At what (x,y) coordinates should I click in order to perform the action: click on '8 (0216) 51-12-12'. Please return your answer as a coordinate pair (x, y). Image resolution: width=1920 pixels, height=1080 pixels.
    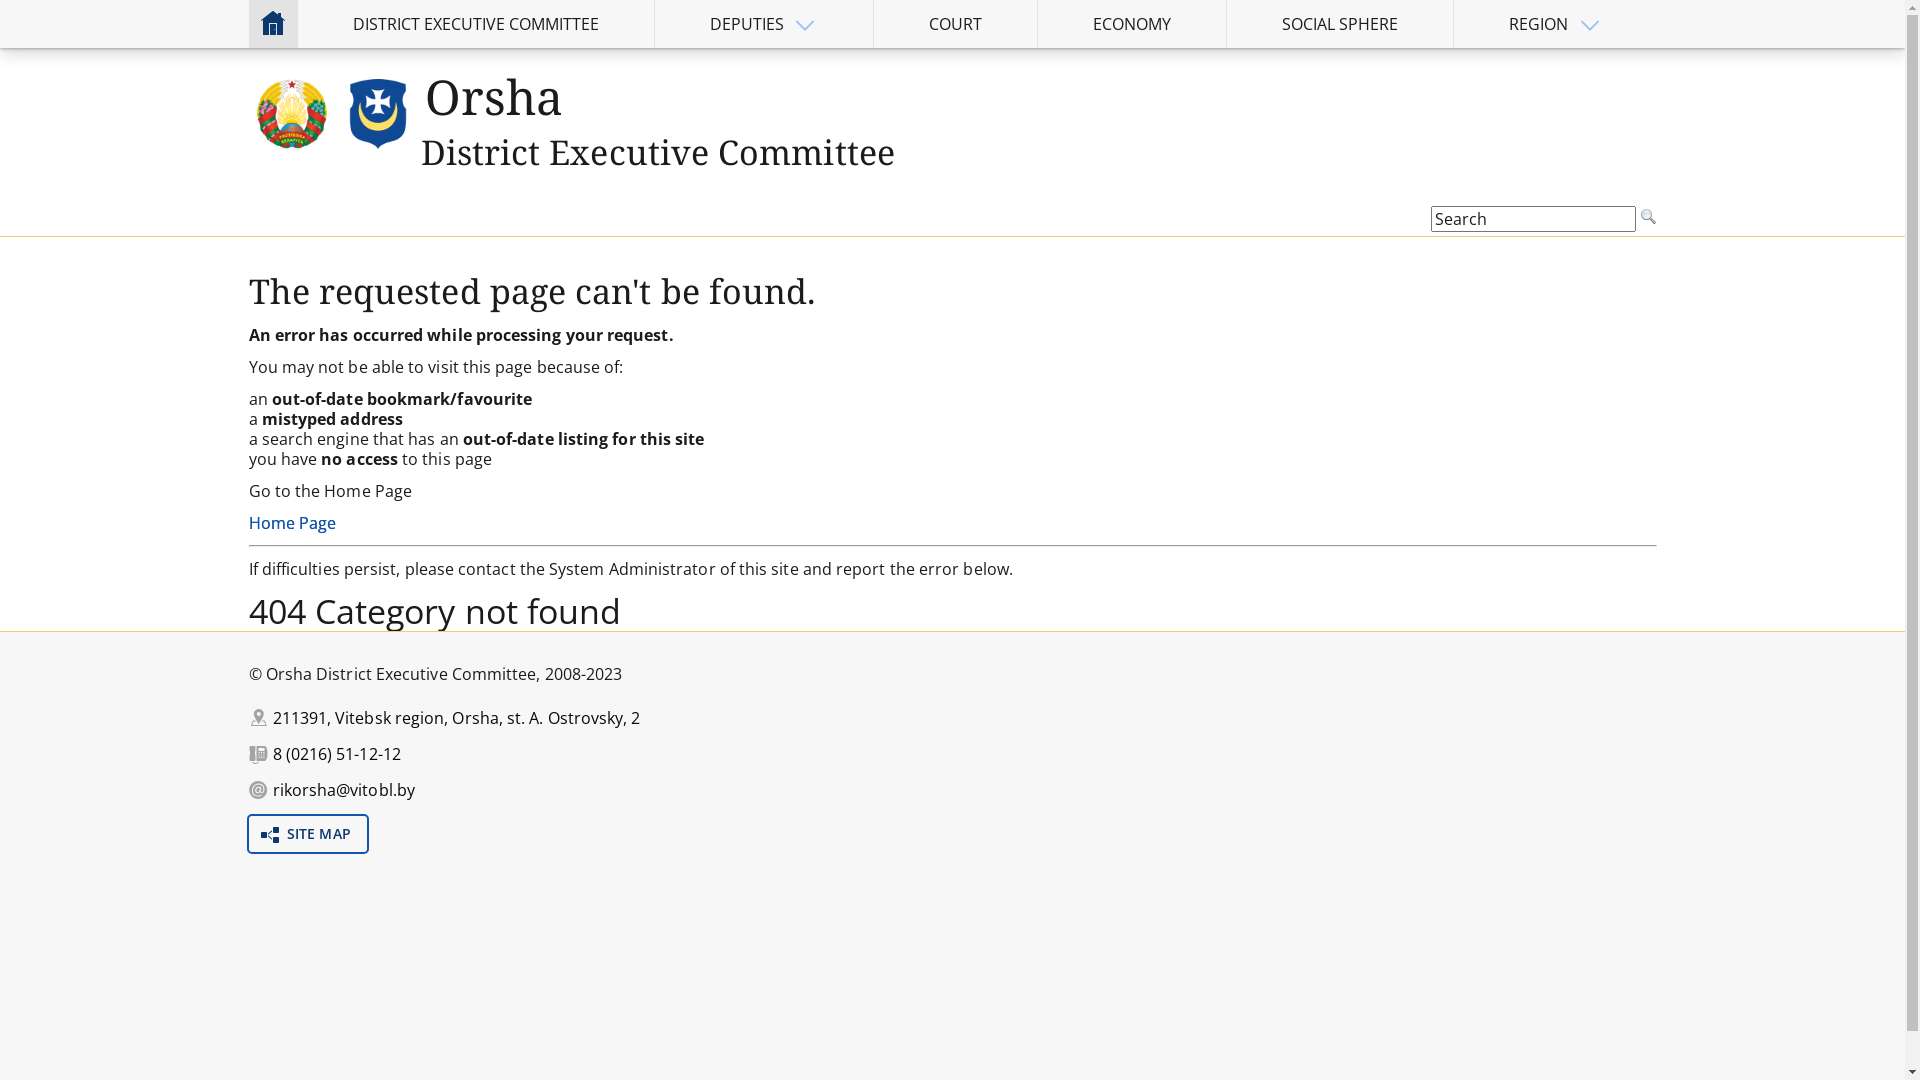
    Looking at the image, I should click on (336, 753).